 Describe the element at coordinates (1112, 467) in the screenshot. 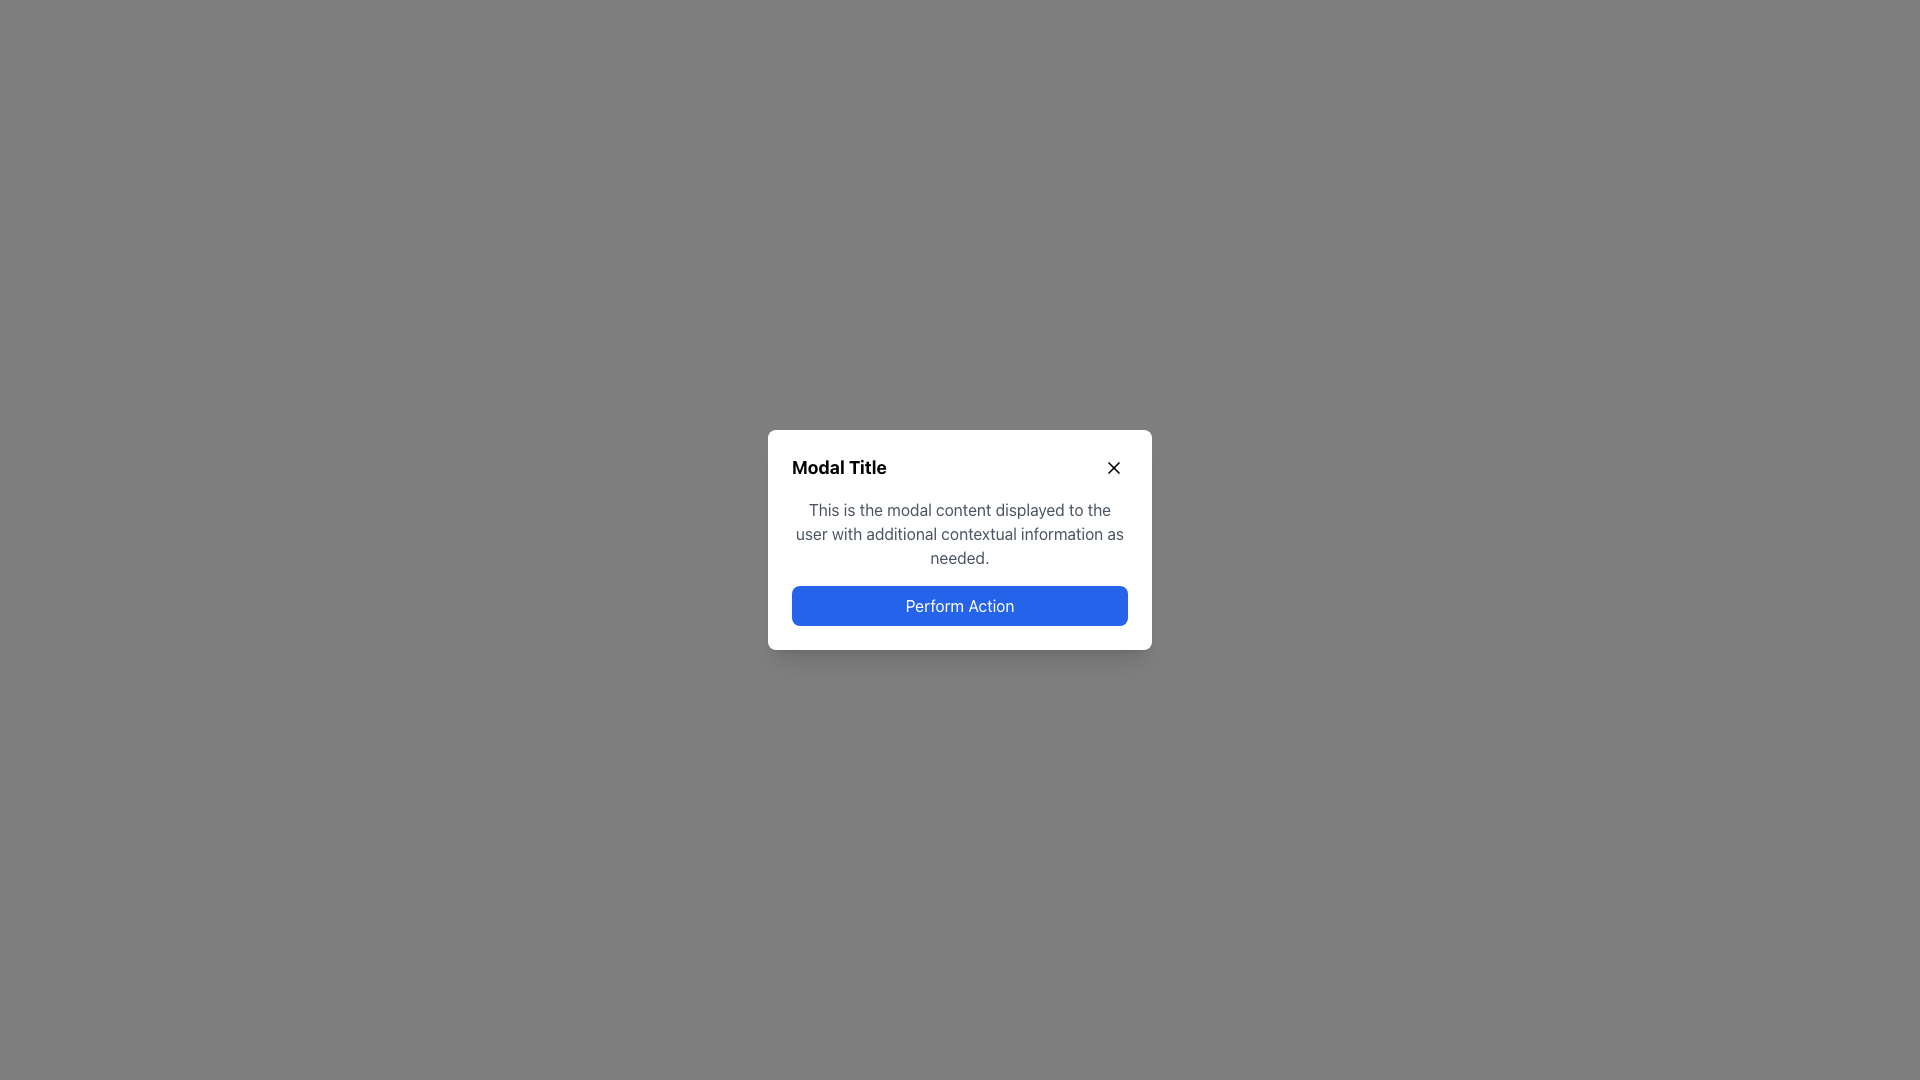

I see `the close button icon located at the top-right corner of the modal dialog next to the title 'Modal Title'` at that location.